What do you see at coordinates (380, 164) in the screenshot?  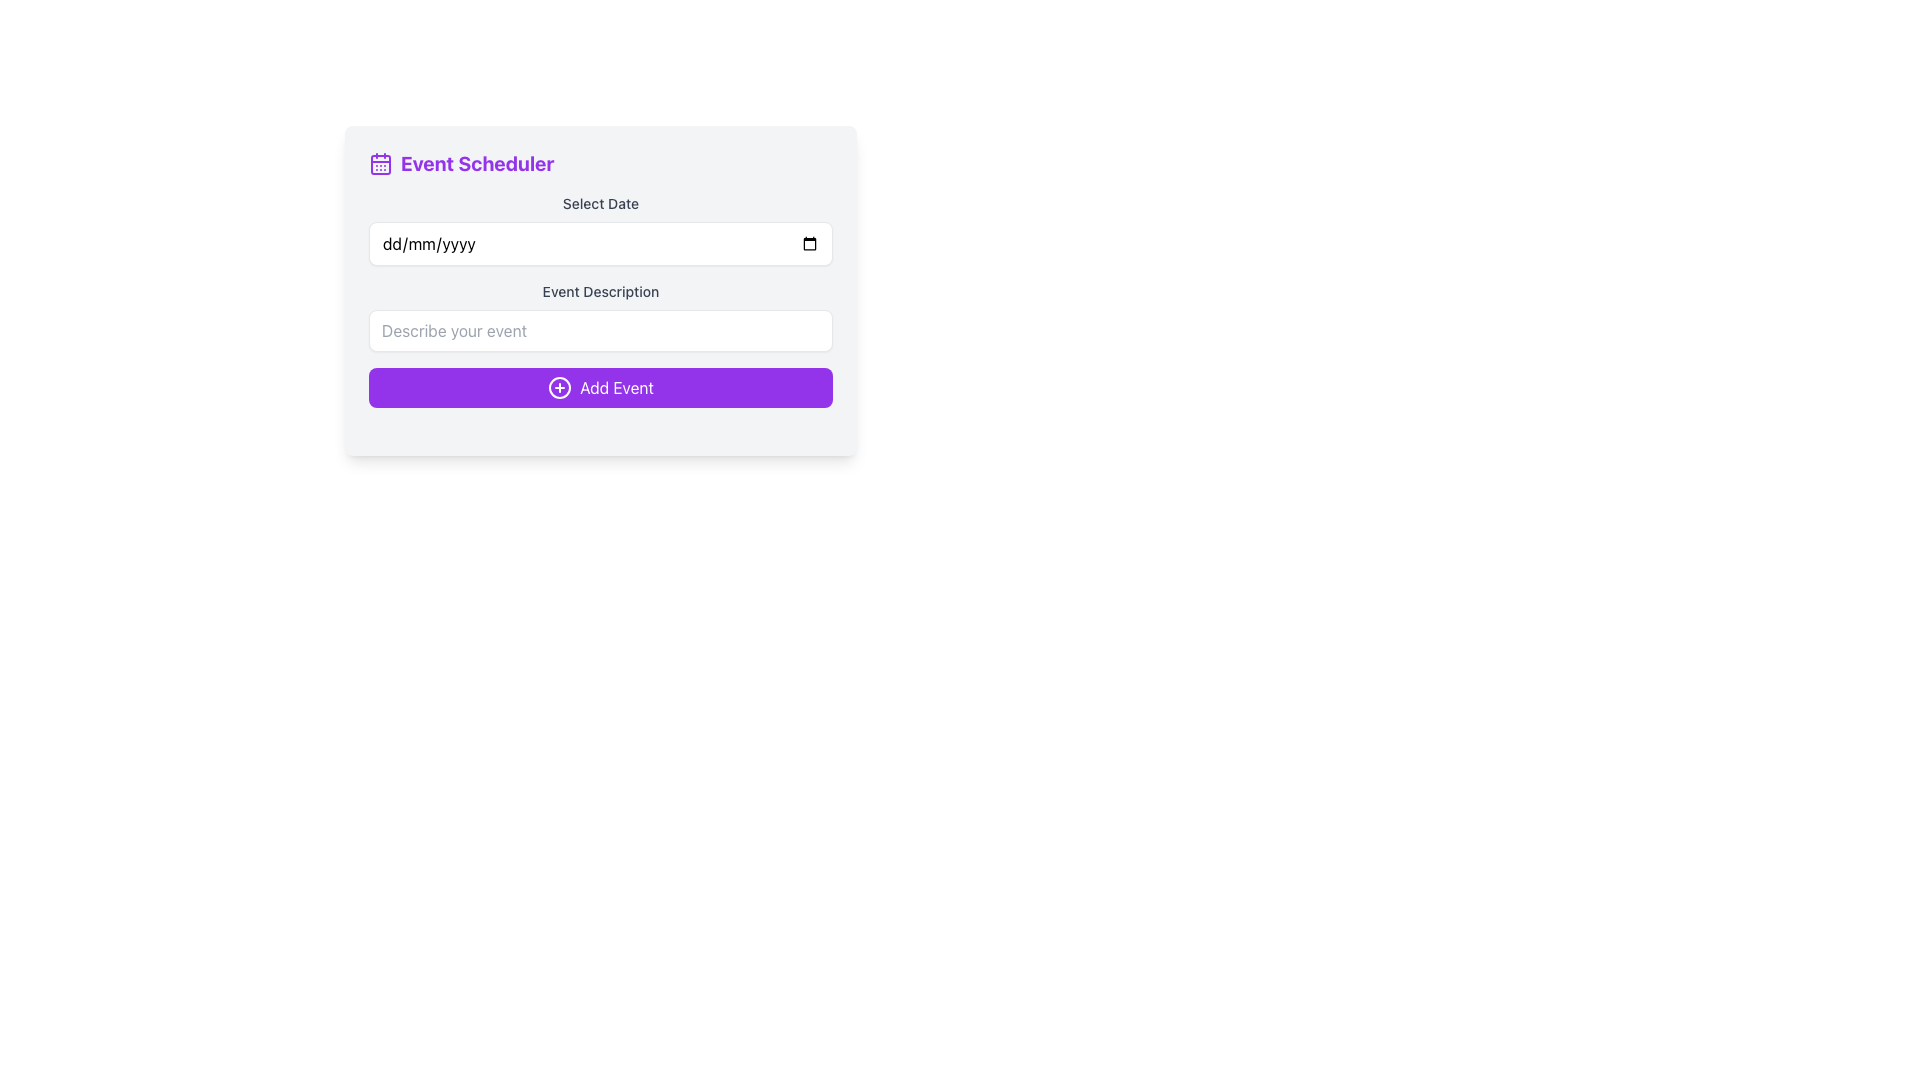 I see `the decorative SVG rectangle that is part of the calendar icon located to the top-left of the 'Event Scheduler' title` at bounding box center [380, 164].